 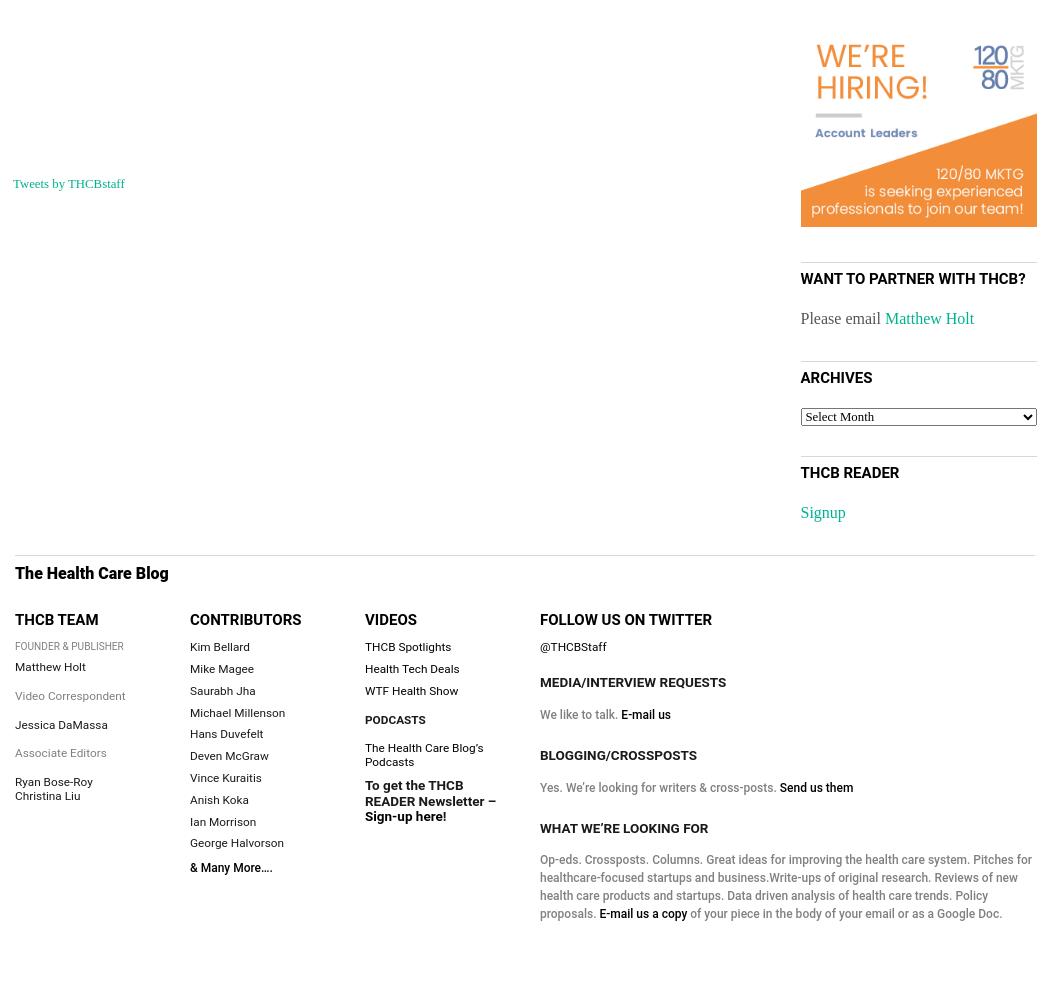 What do you see at coordinates (814, 787) in the screenshot?
I see `'Send us them'` at bounding box center [814, 787].